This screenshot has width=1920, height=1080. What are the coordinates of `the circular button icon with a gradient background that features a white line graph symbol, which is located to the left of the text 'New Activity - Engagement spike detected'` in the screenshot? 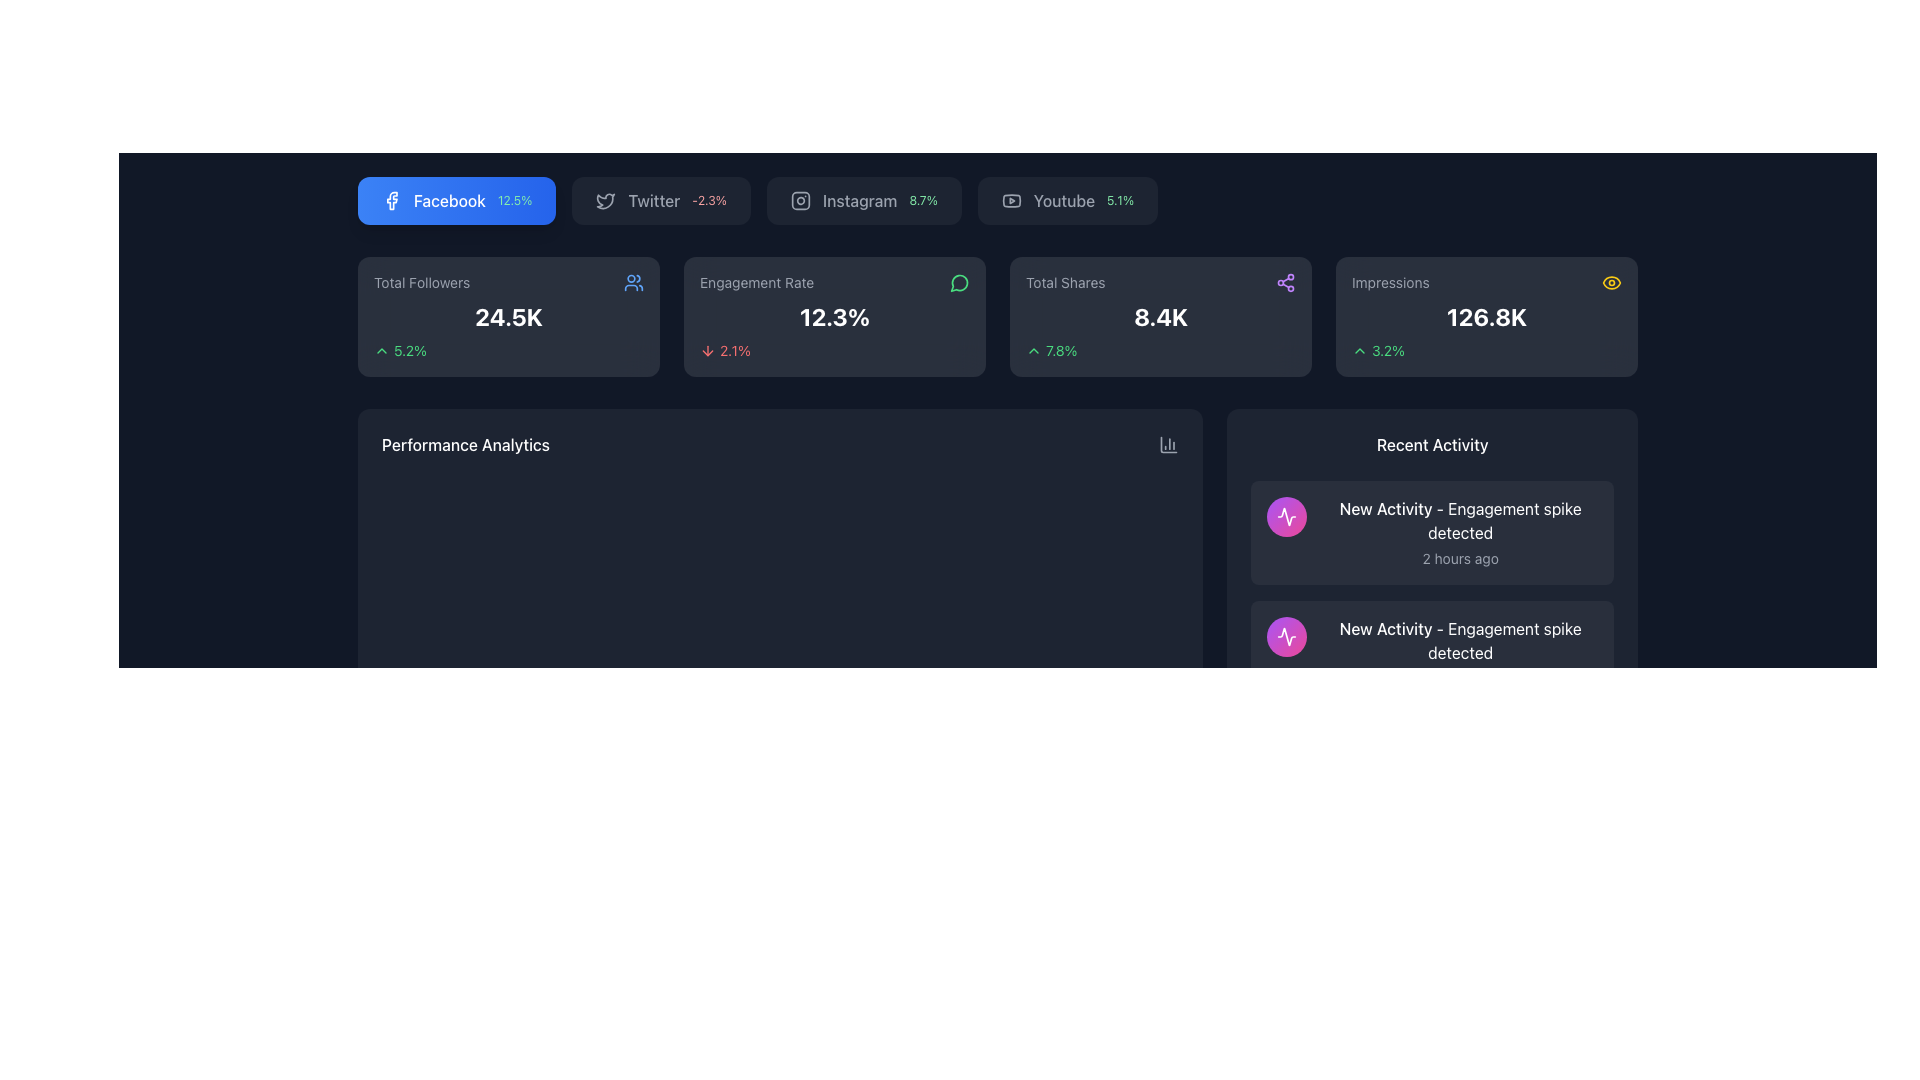 It's located at (1287, 515).